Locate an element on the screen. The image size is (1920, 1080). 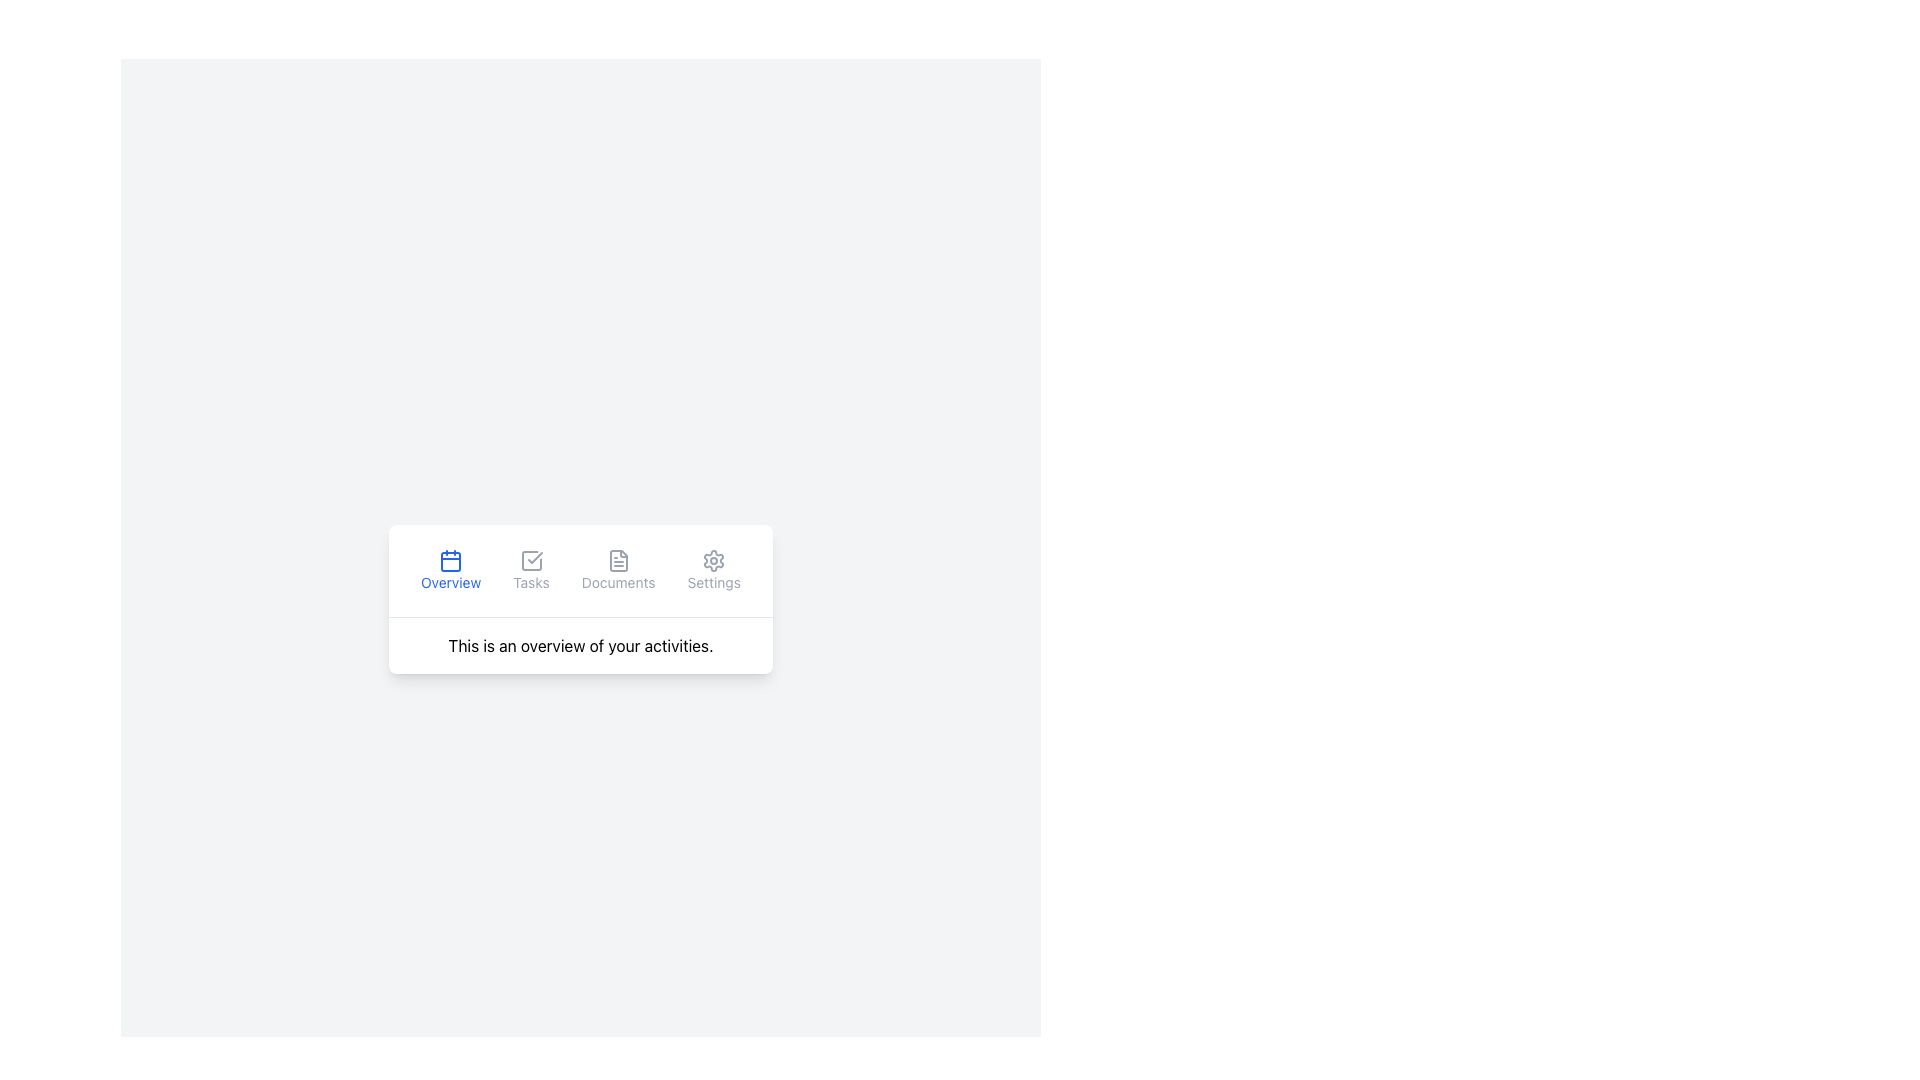
the 'Overview' button in the horizontal navigation group is located at coordinates (450, 570).